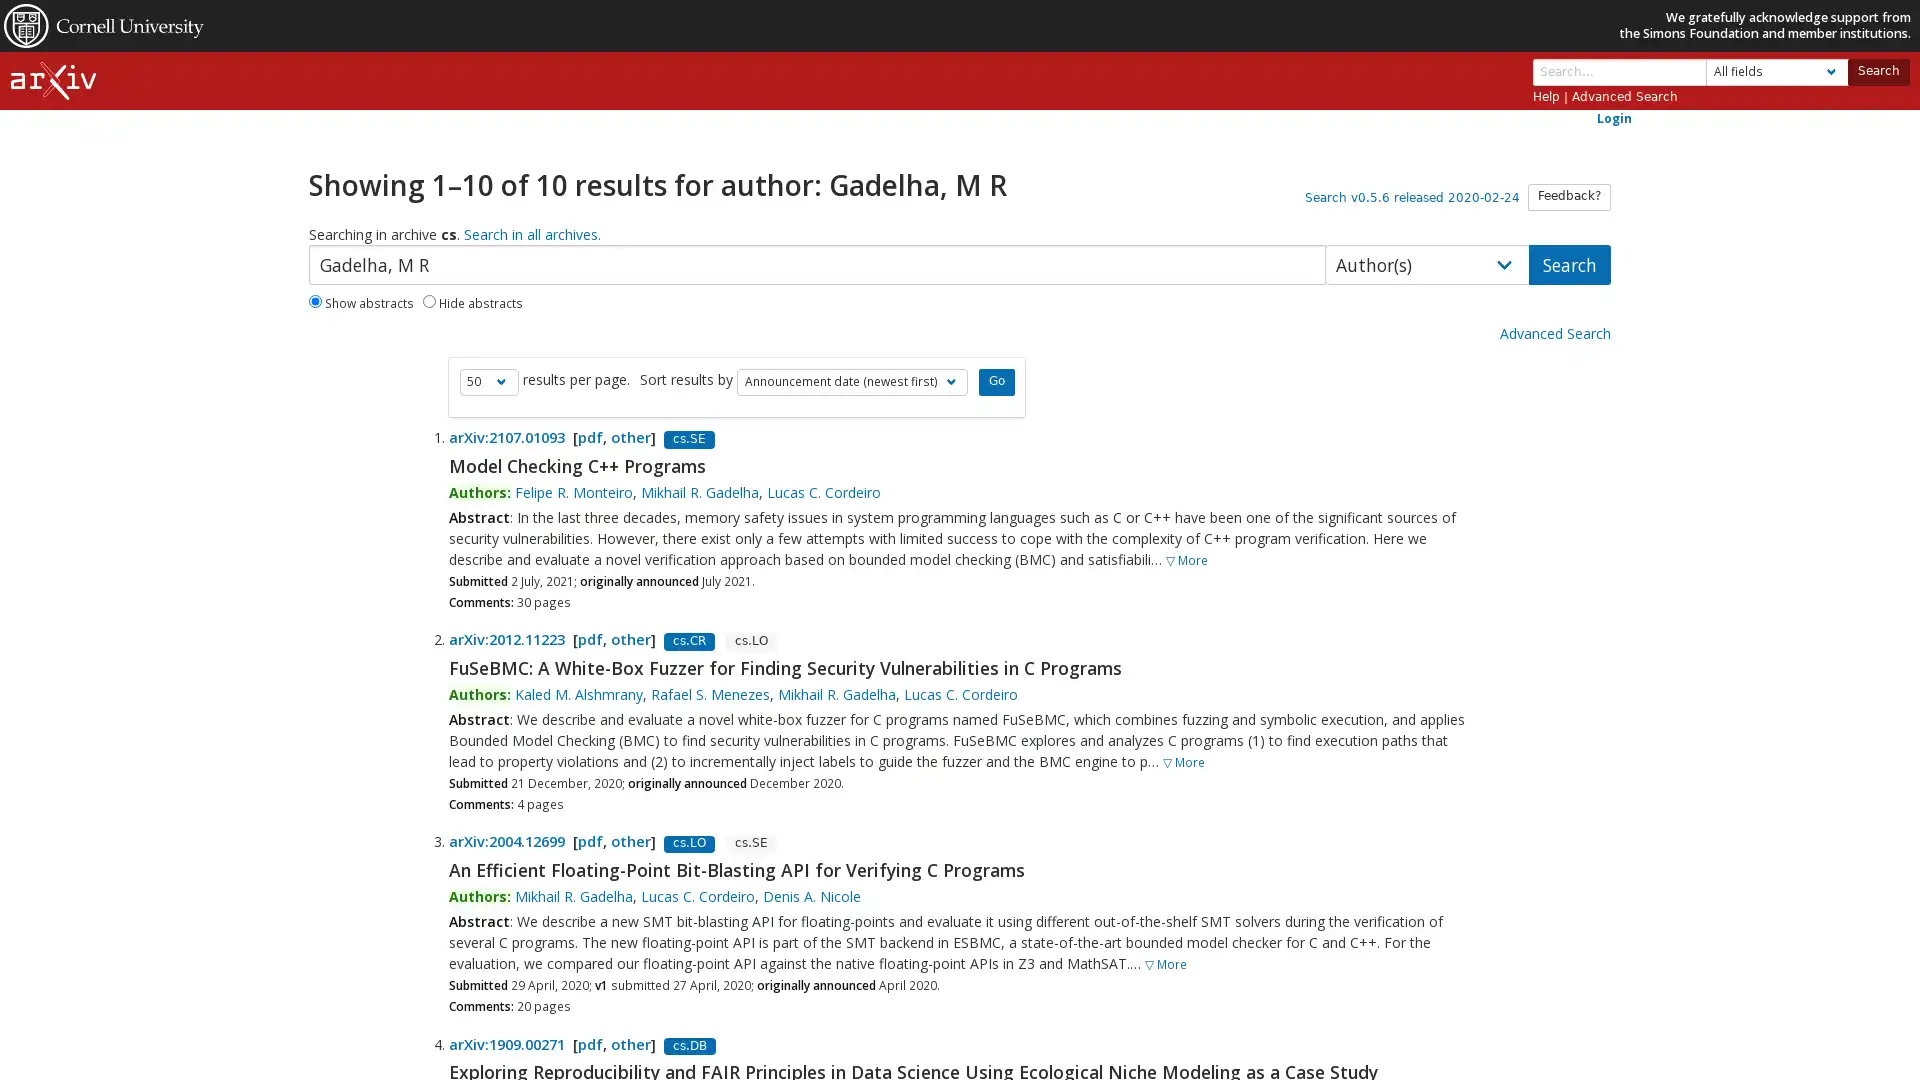 The width and height of the screenshot is (1920, 1080). I want to click on Search, so click(1876, 70).